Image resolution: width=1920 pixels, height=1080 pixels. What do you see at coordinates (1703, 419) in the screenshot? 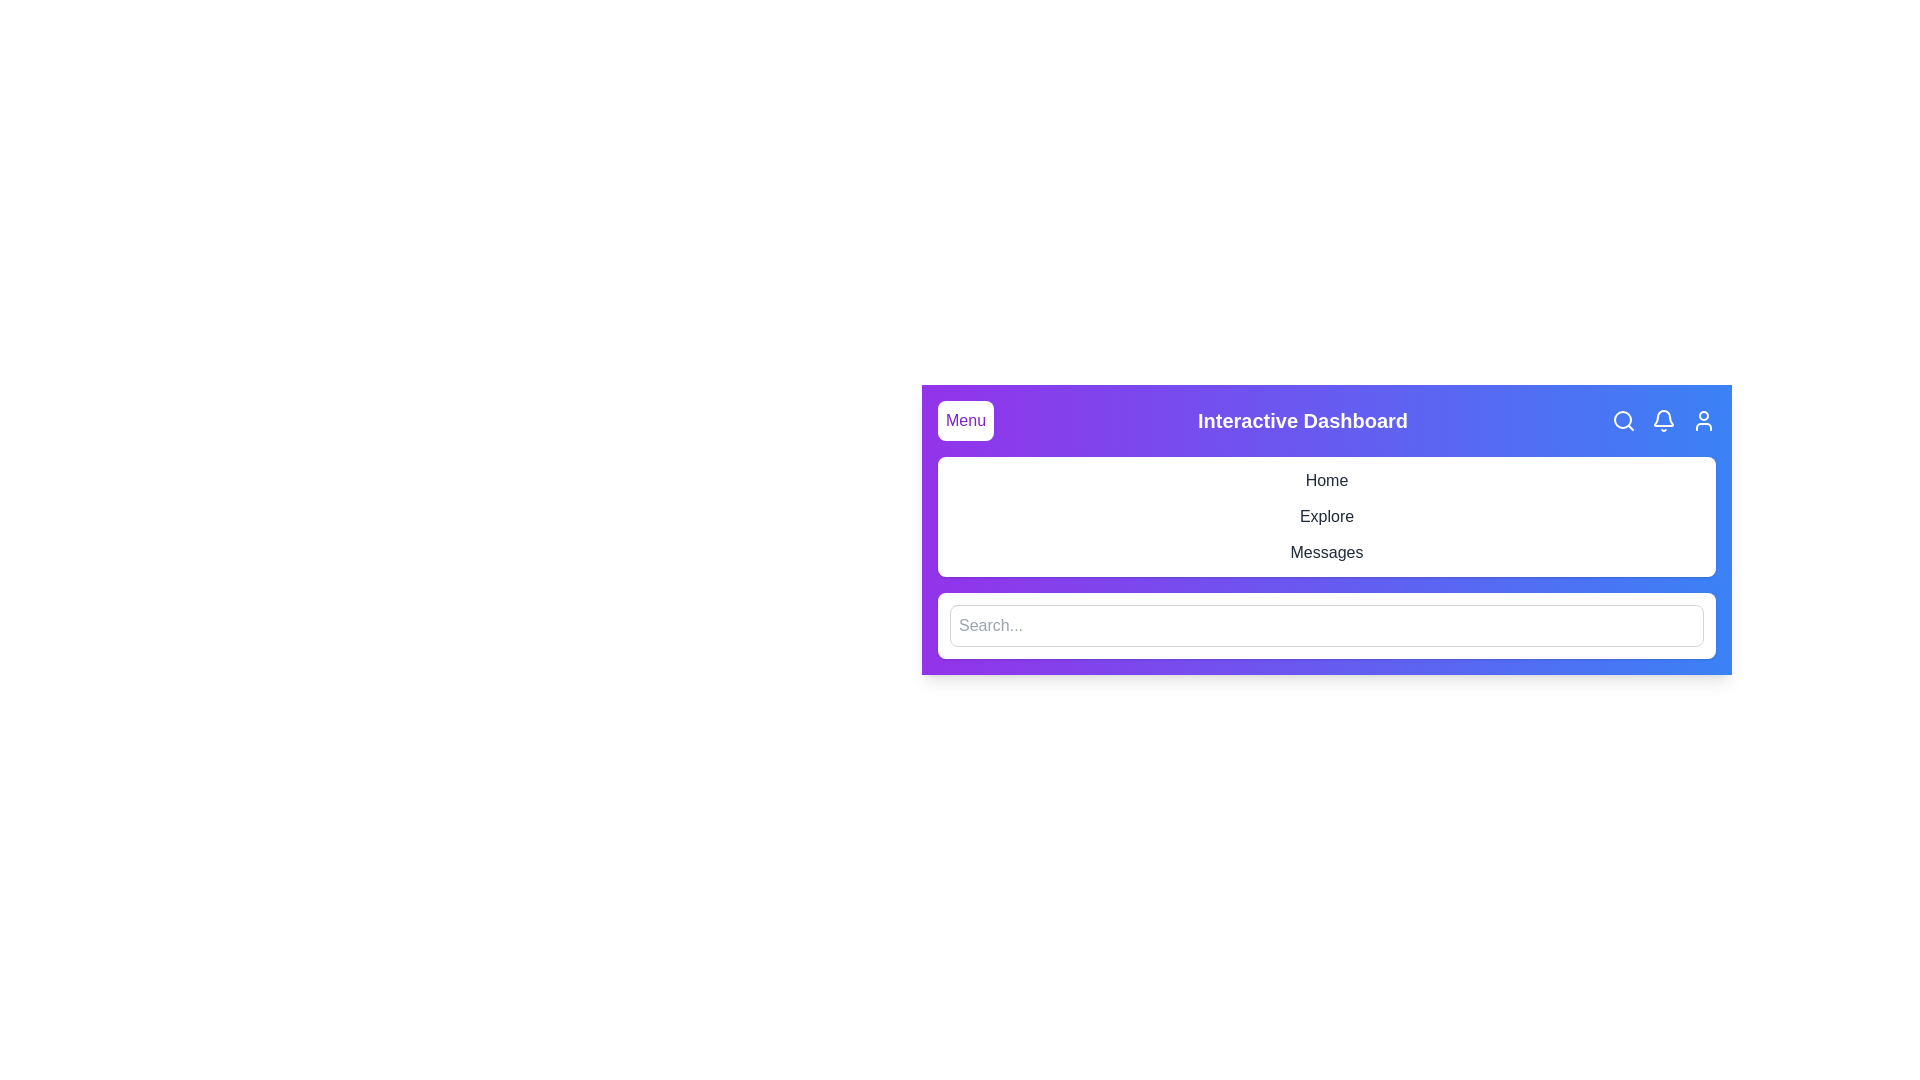
I see `the User icon to observe its hover effect` at bounding box center [1703, 419].